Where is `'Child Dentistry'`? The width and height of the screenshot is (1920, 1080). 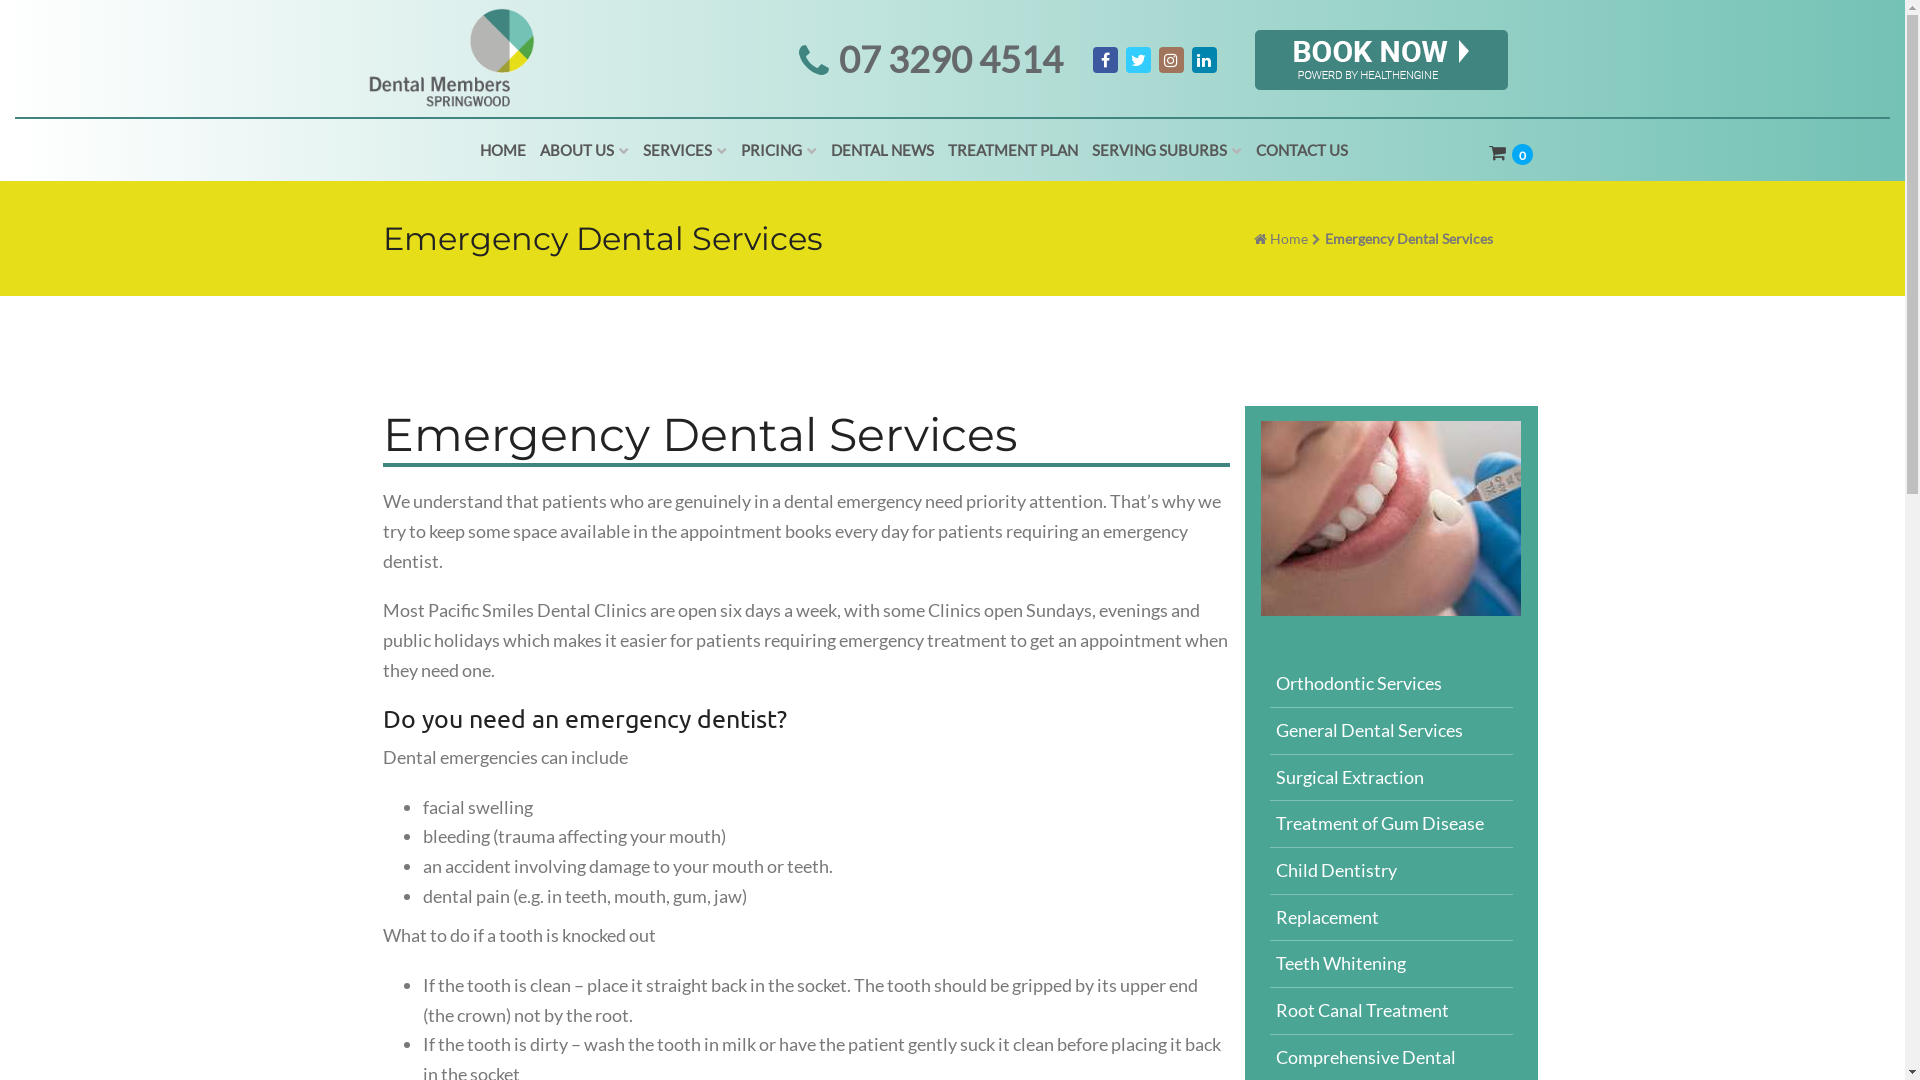
'Child Dentistry' is located at coordinates (1390, 870).